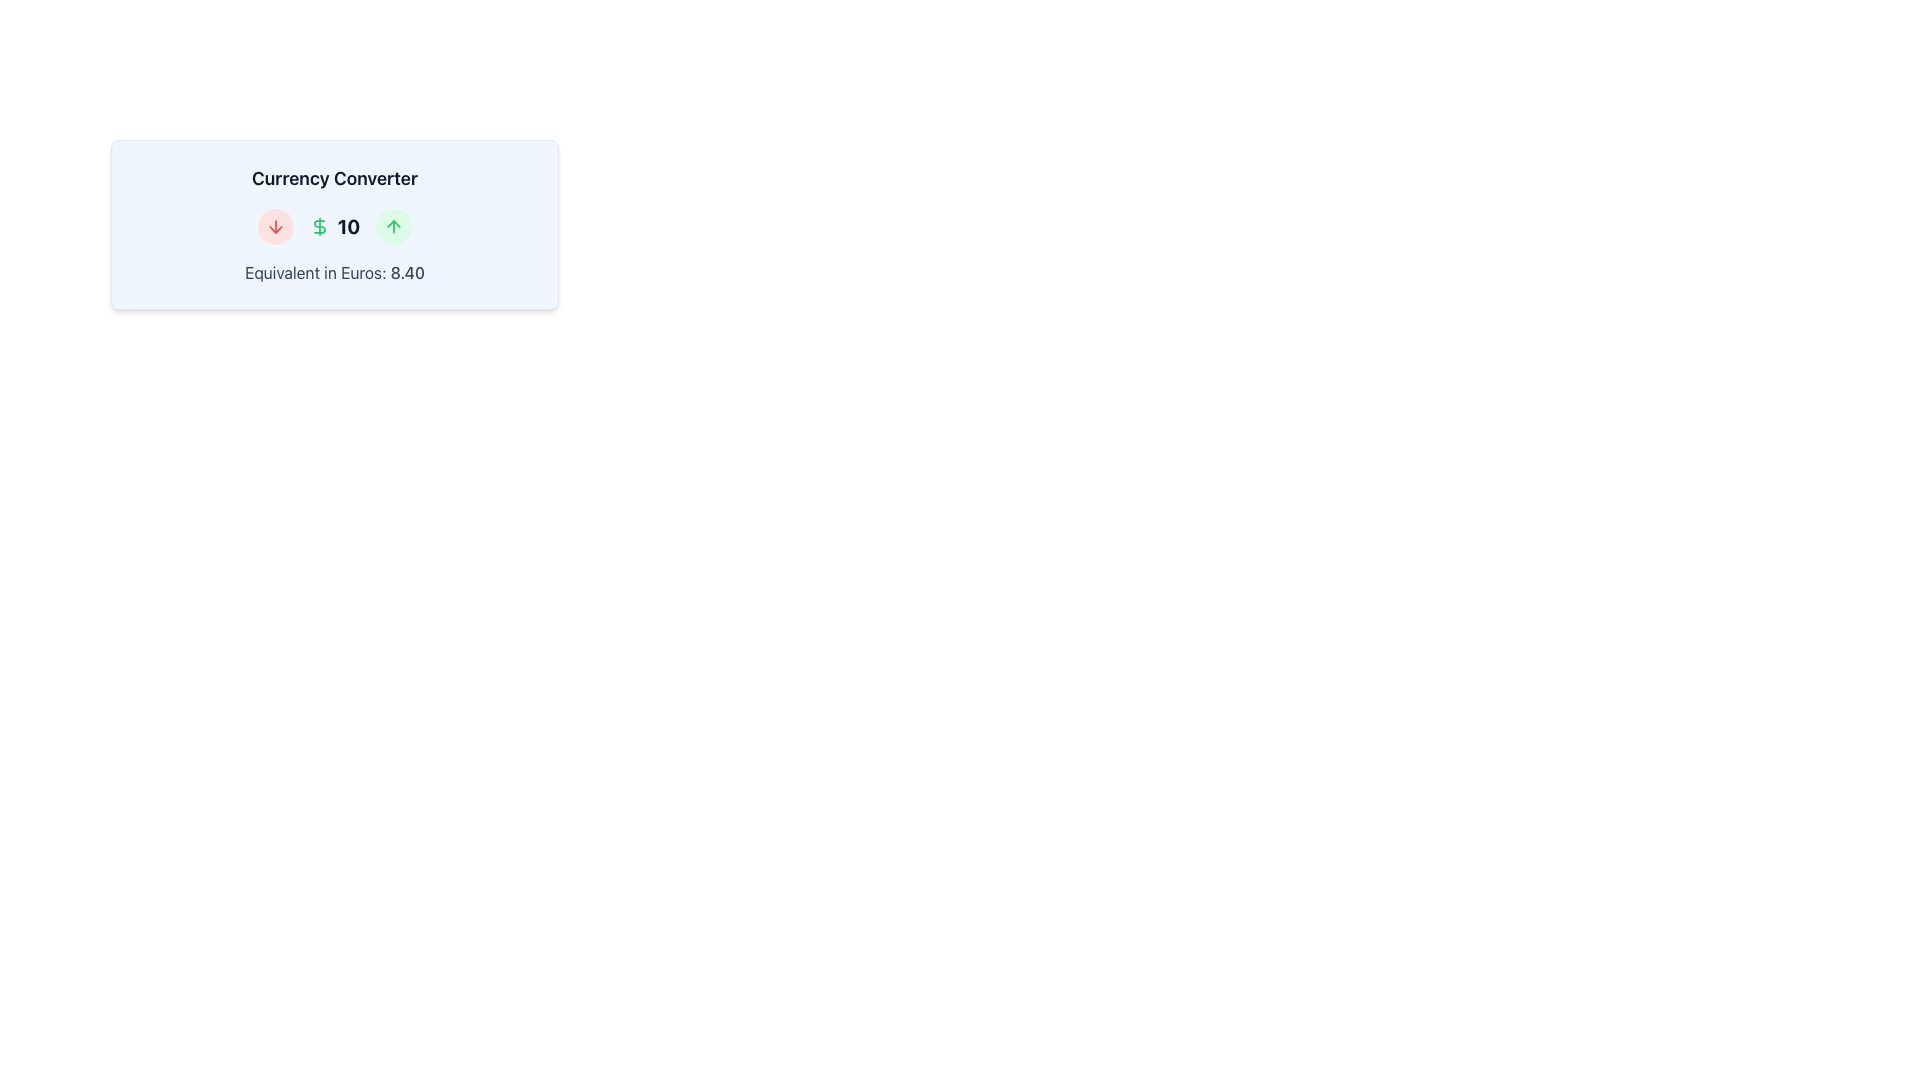 Image resolution: width=1920 pixels, height=1080 pixels. I want to click on the text label displaying the equivalent monetary value in Euros, which is located at the bottom of the card titled 'Currency Converter' immediately after the colon in 'Equivalent in Euros:', so click(406, 273).